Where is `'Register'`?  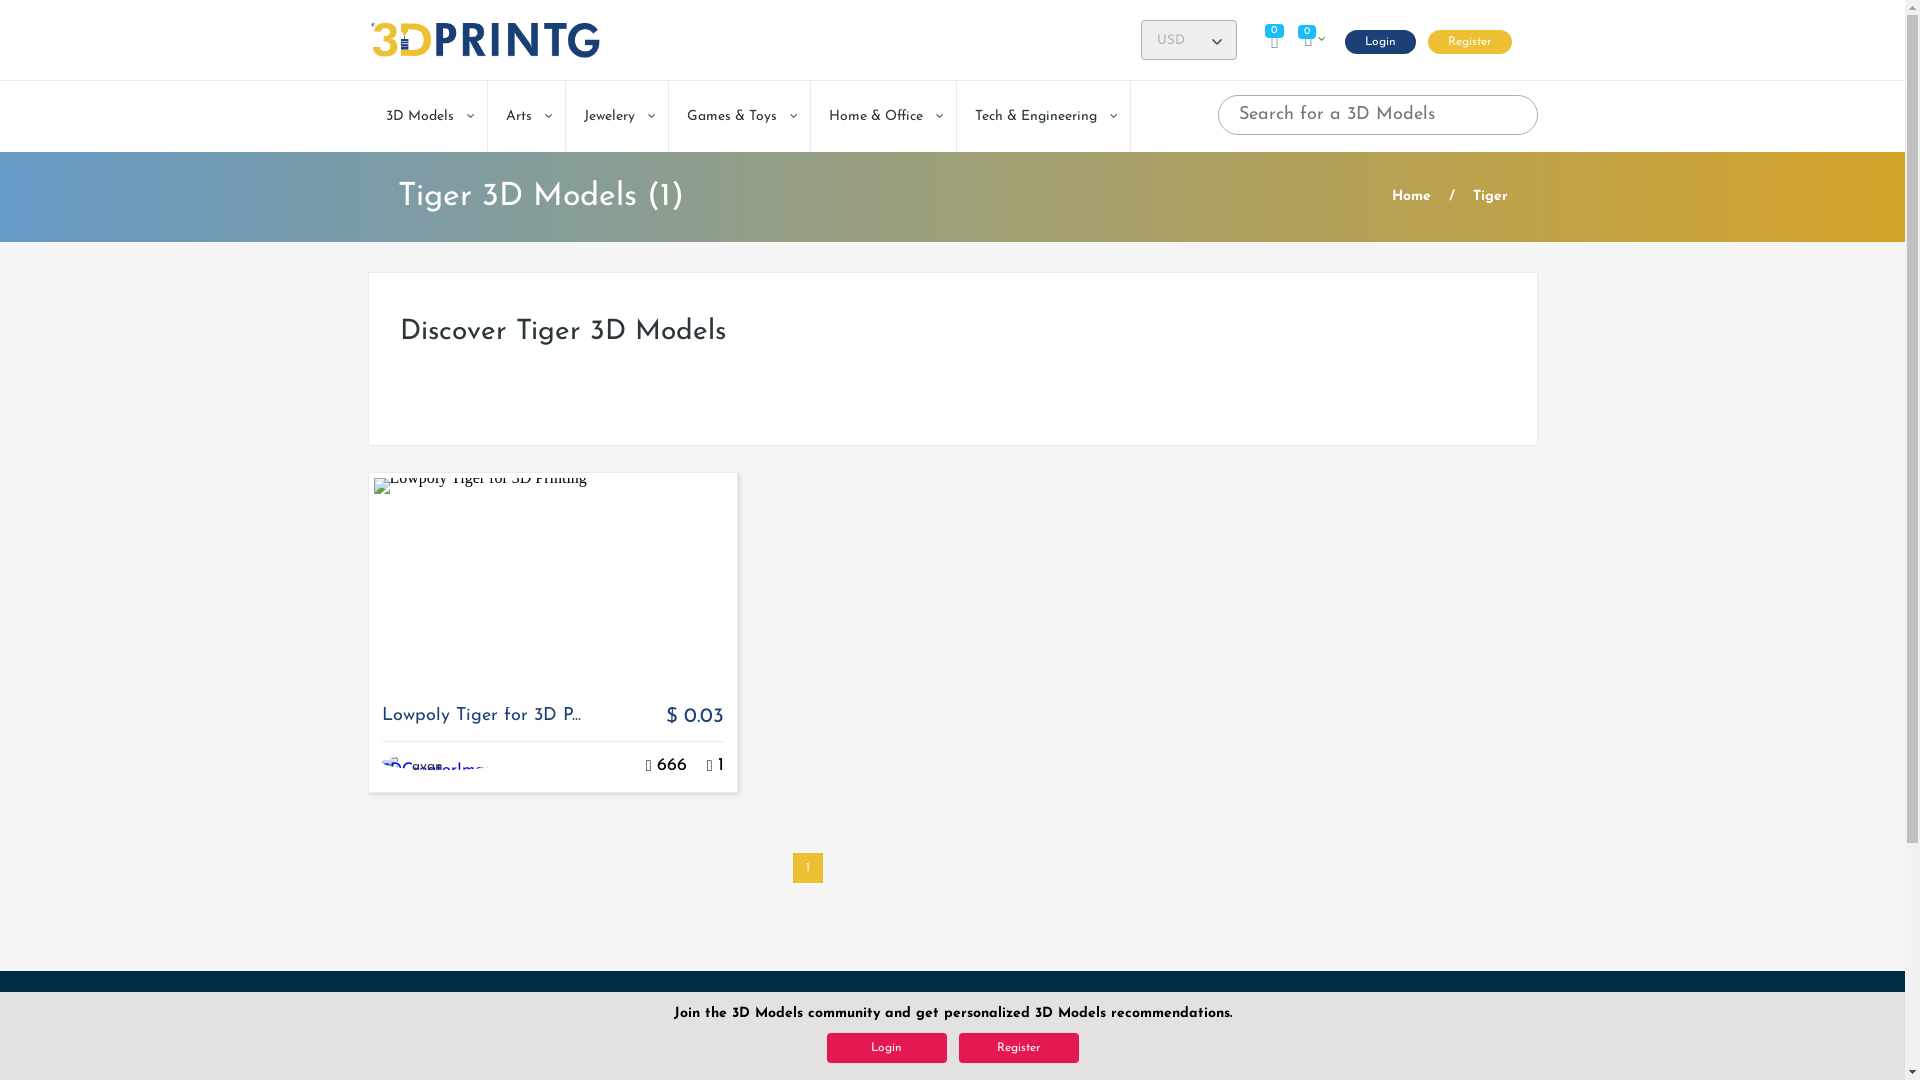 'Register' is located at coordinates (1469, 42).